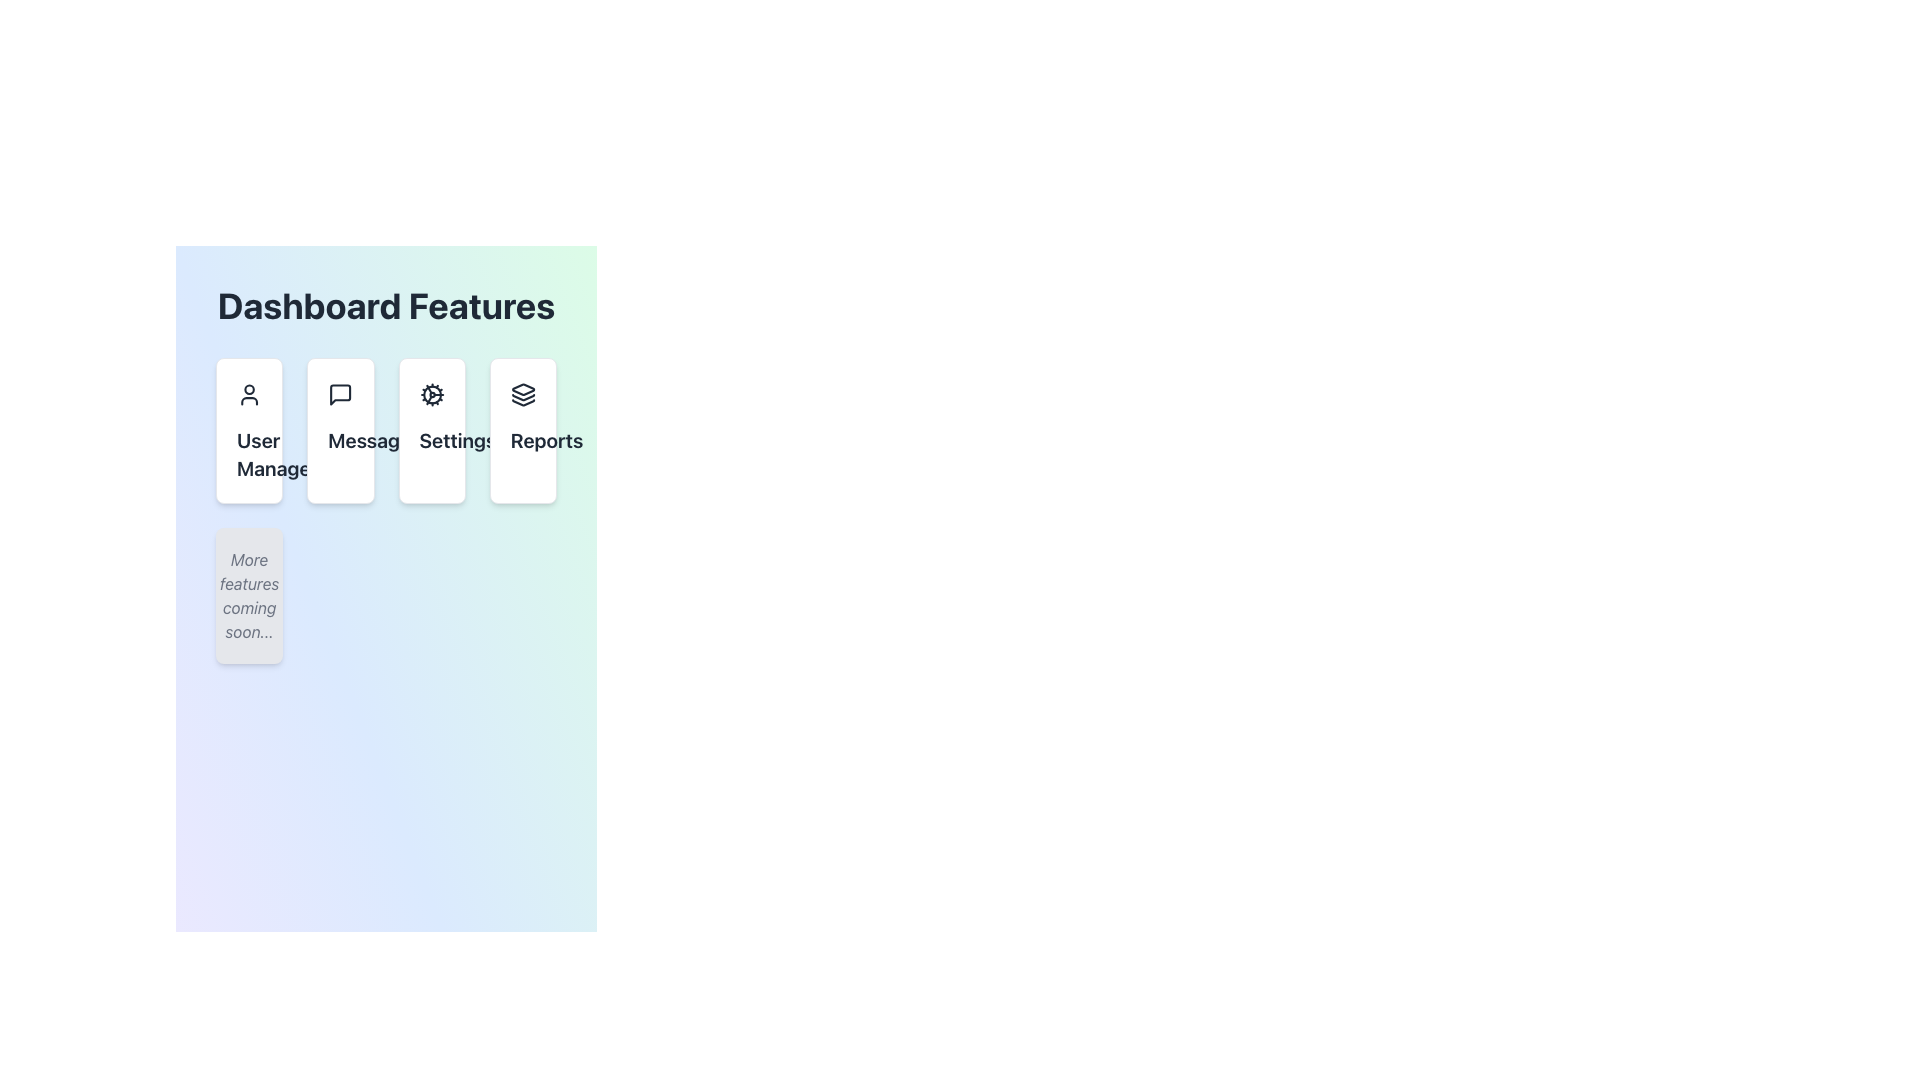 Image resolution: width=1920 pixels, height=1080 pixels. I want to click on text label 'User Management' which is styled in bold and located in the first card under the 'Dashboard Features' heading, so click(248, 455).